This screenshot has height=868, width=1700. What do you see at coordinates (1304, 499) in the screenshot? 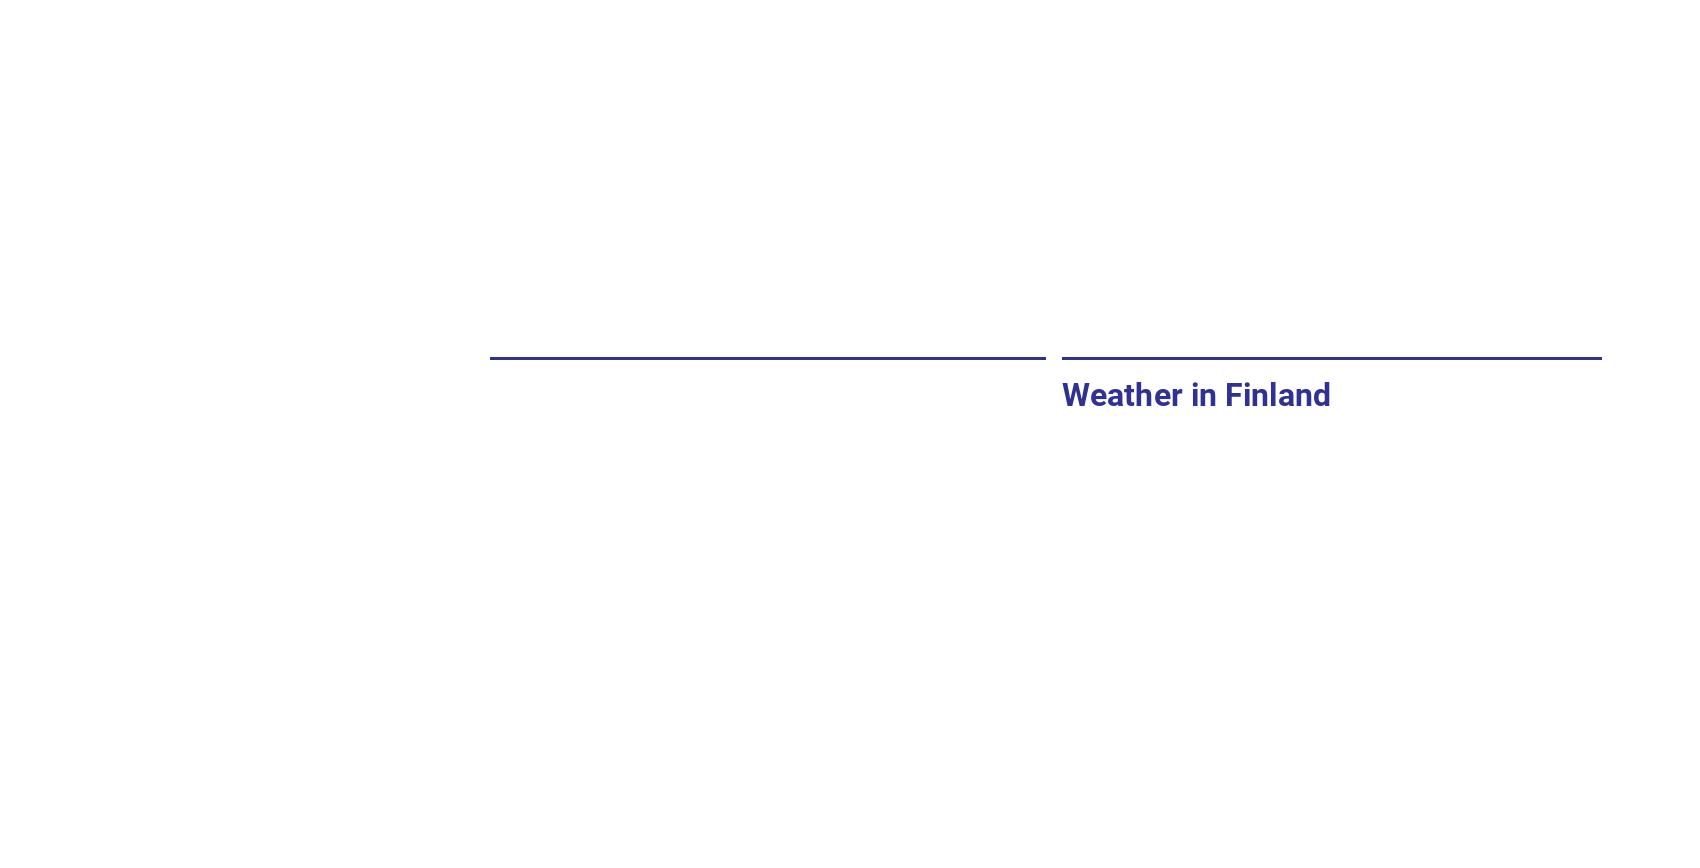
I see `'Min temperature'` at bounding box center [1304, 499].